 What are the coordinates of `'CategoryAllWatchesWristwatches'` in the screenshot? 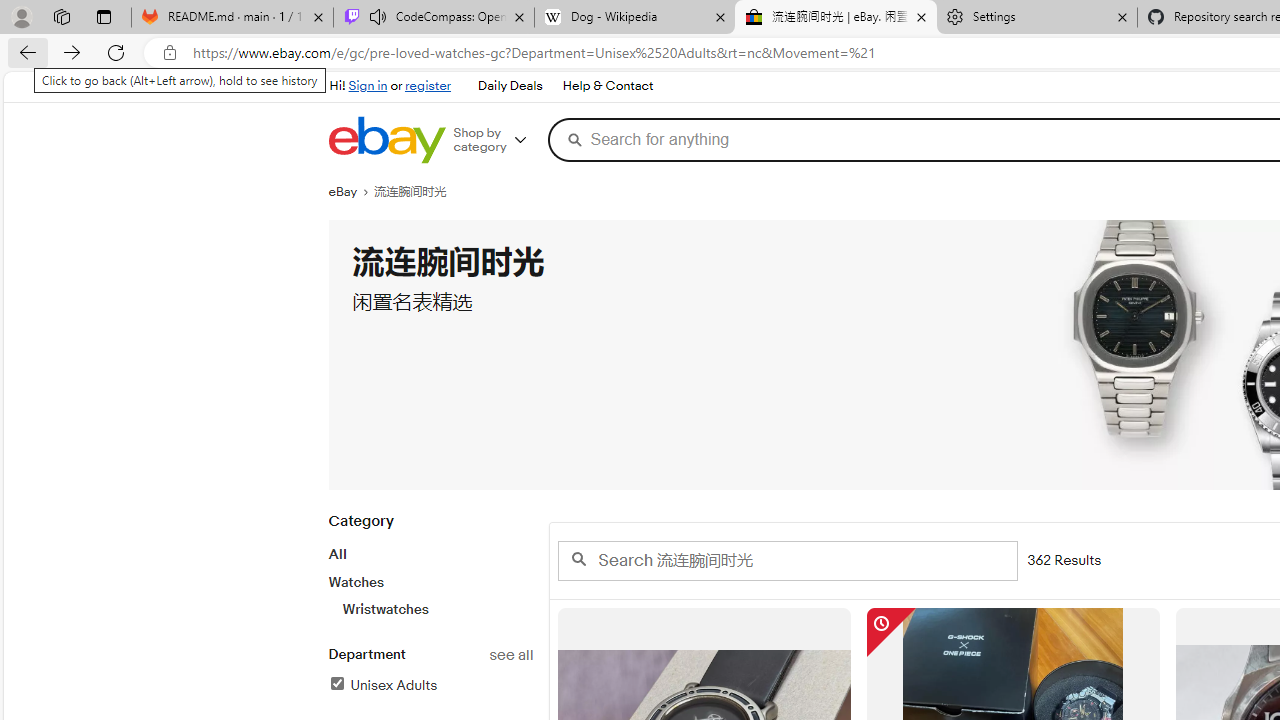 It's located at (429, 576).